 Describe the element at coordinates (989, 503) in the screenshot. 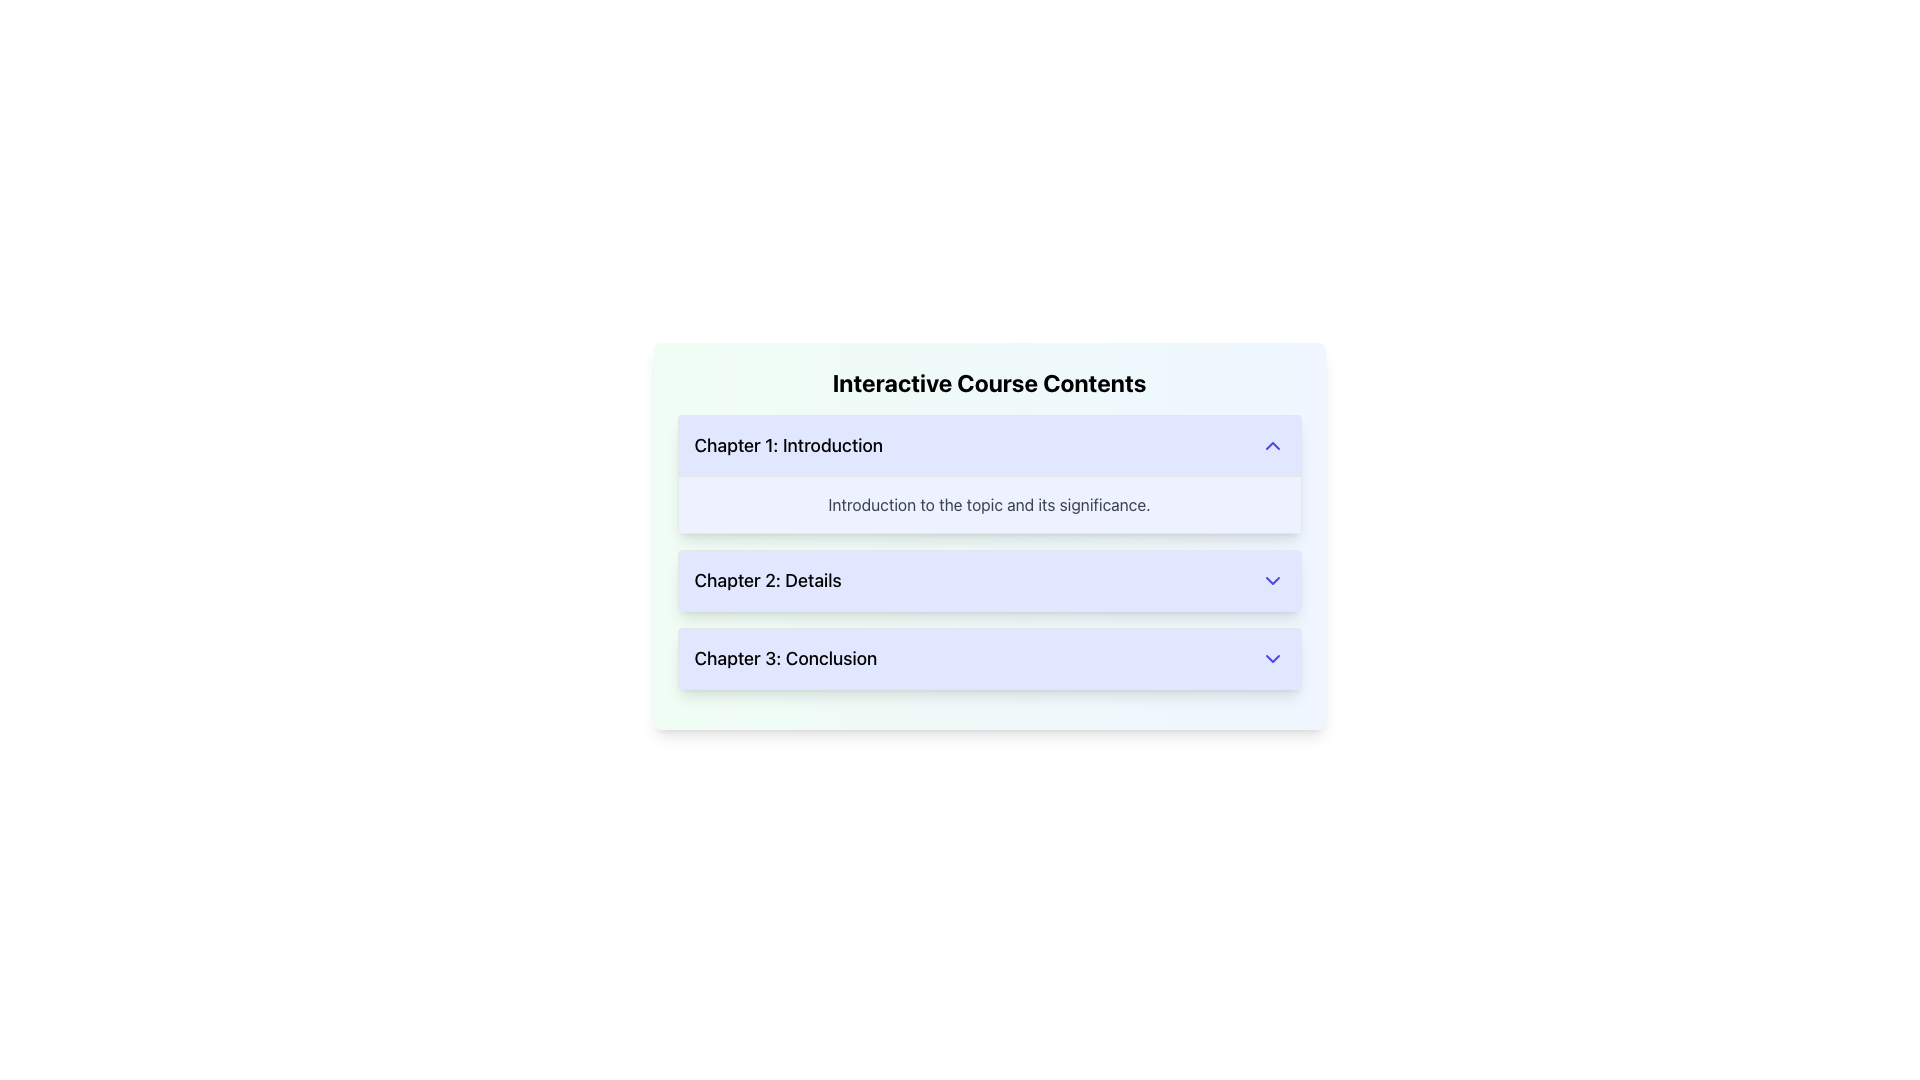

I see `the Text Display element that shows 'Introduction to the topic and its significance.' with a blue-tinted background, located below the header 'Chapter 1: Introduction'` at that location.